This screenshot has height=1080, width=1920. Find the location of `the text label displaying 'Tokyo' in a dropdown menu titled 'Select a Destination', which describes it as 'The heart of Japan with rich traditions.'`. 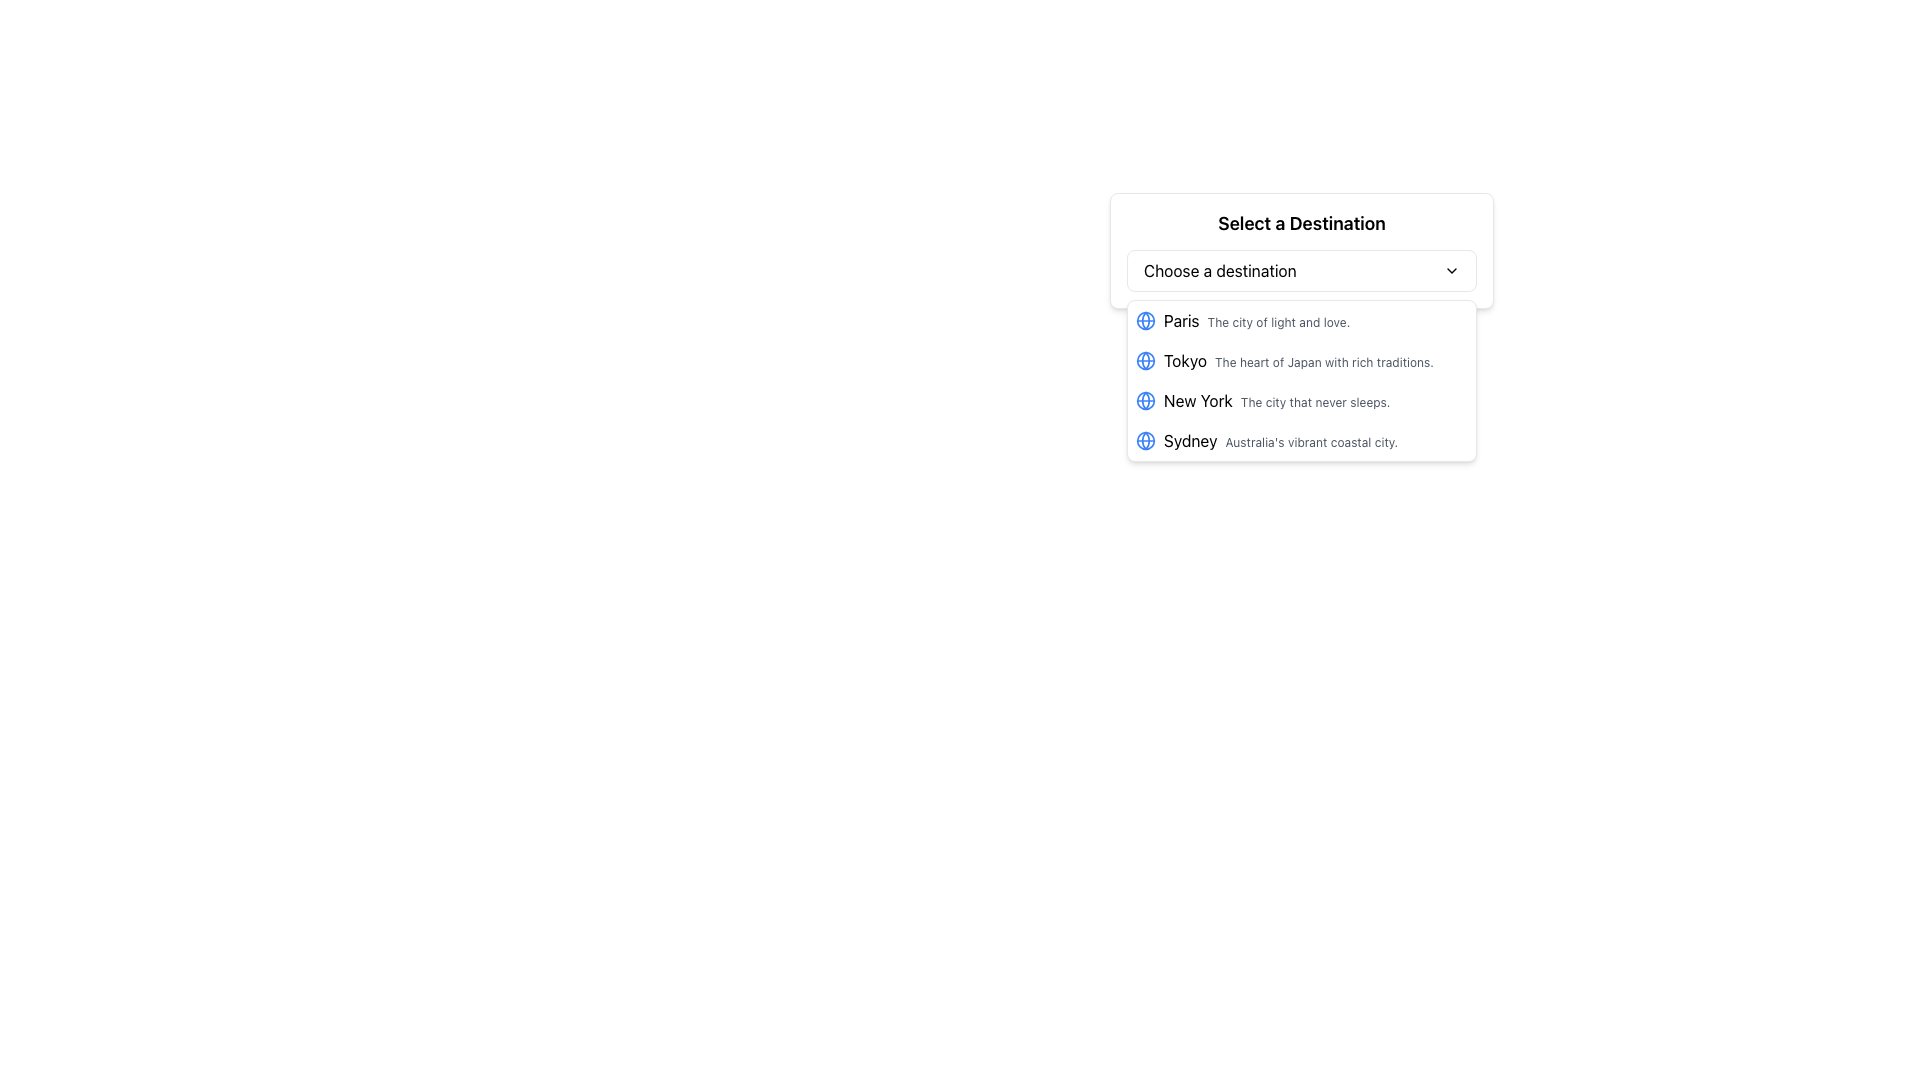

the text label displaying 'Tokyo' in a dropdown menu titled 'Select a Destination', which describes it as 'The heart of Japan with rich traditions.' is located at coordinates (1298, 361).